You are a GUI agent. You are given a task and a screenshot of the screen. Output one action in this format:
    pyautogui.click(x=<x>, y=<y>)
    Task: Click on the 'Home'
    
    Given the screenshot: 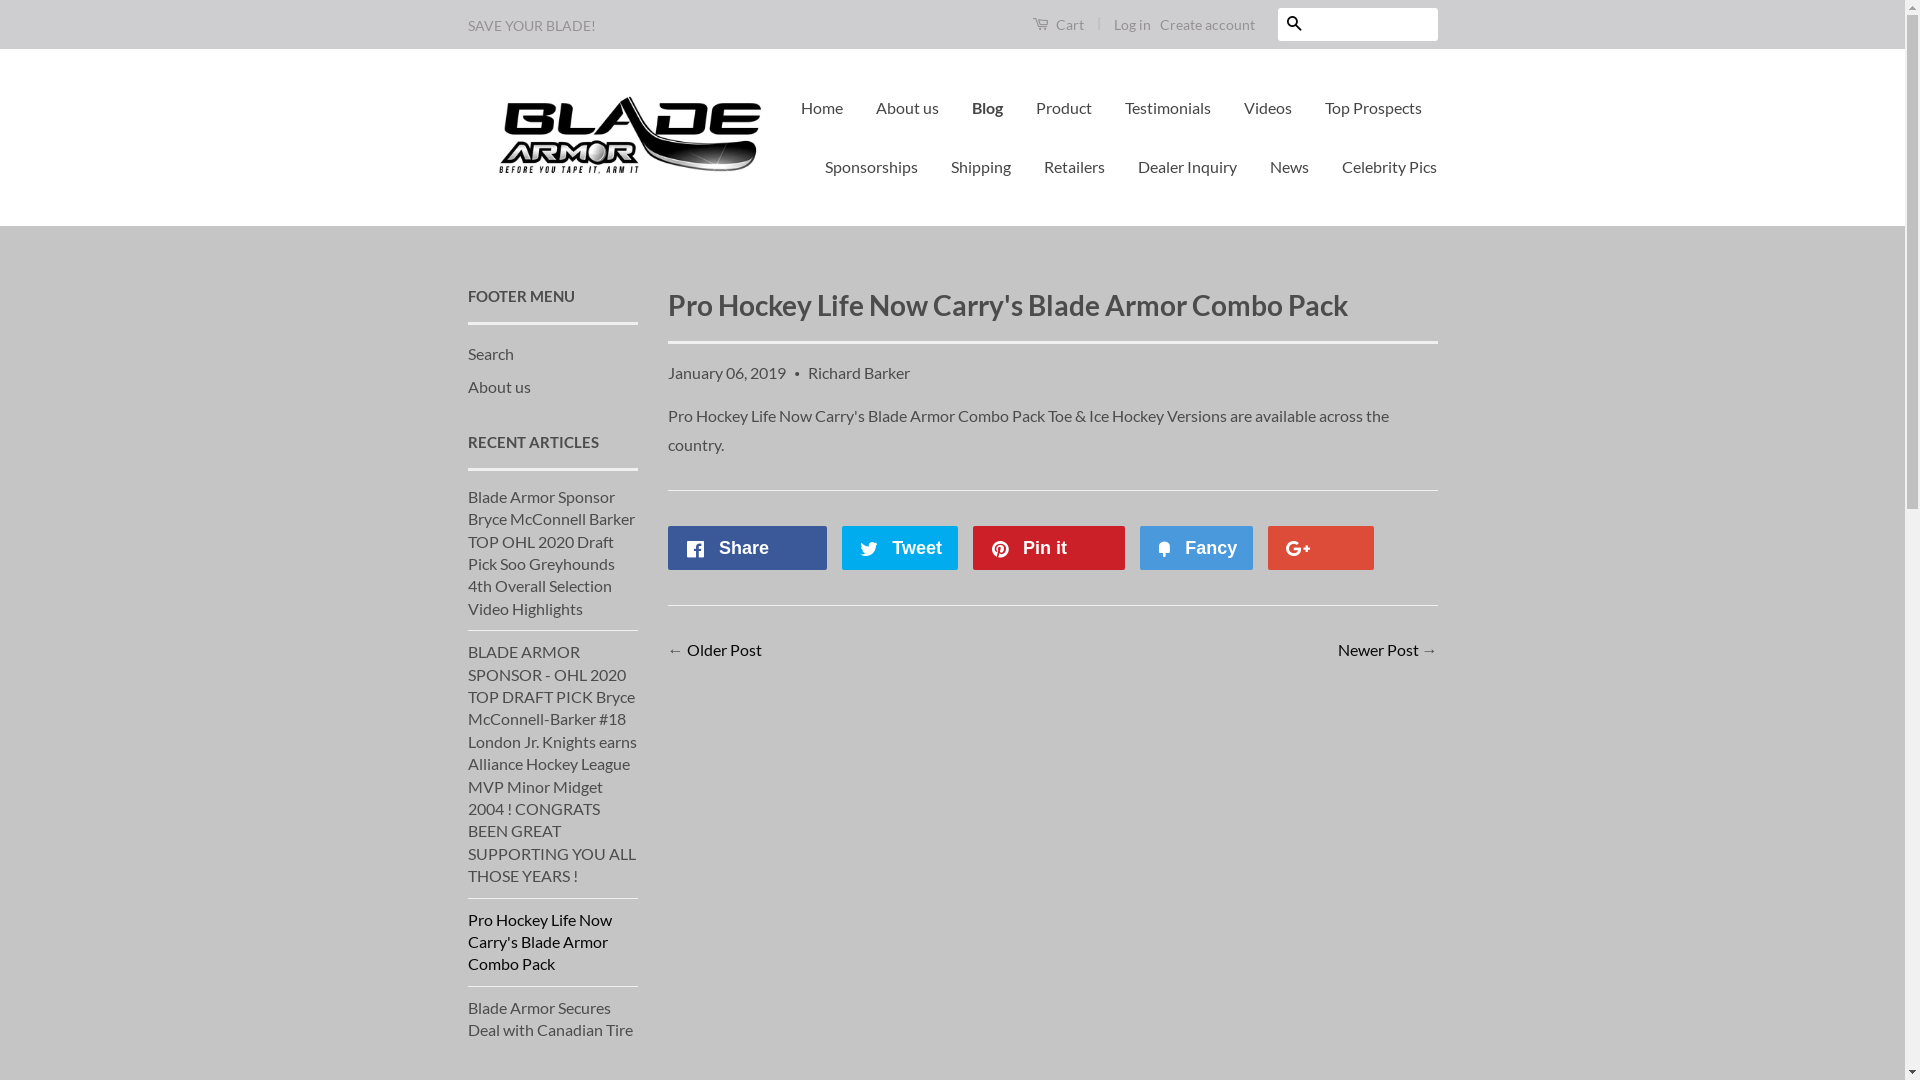 What is the action you would take?
    pyautogui.click(x=829, y=108)
    